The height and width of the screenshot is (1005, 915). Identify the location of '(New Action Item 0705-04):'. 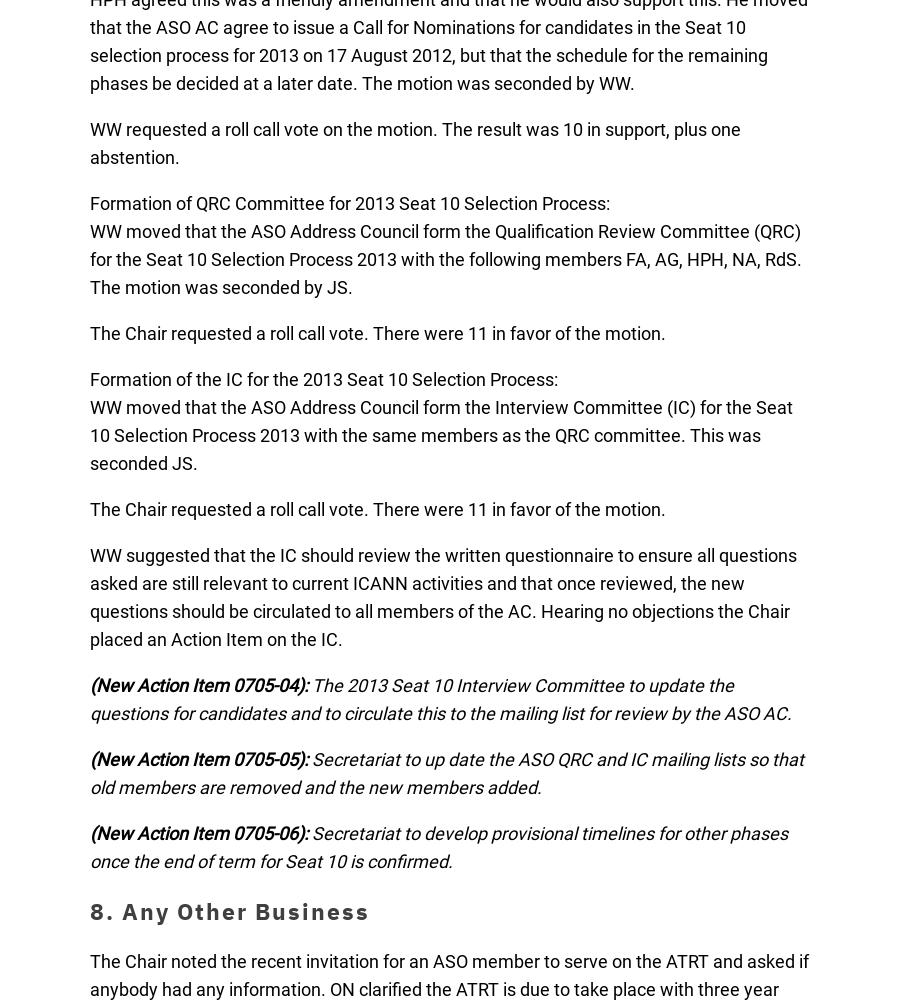
(89, 685).